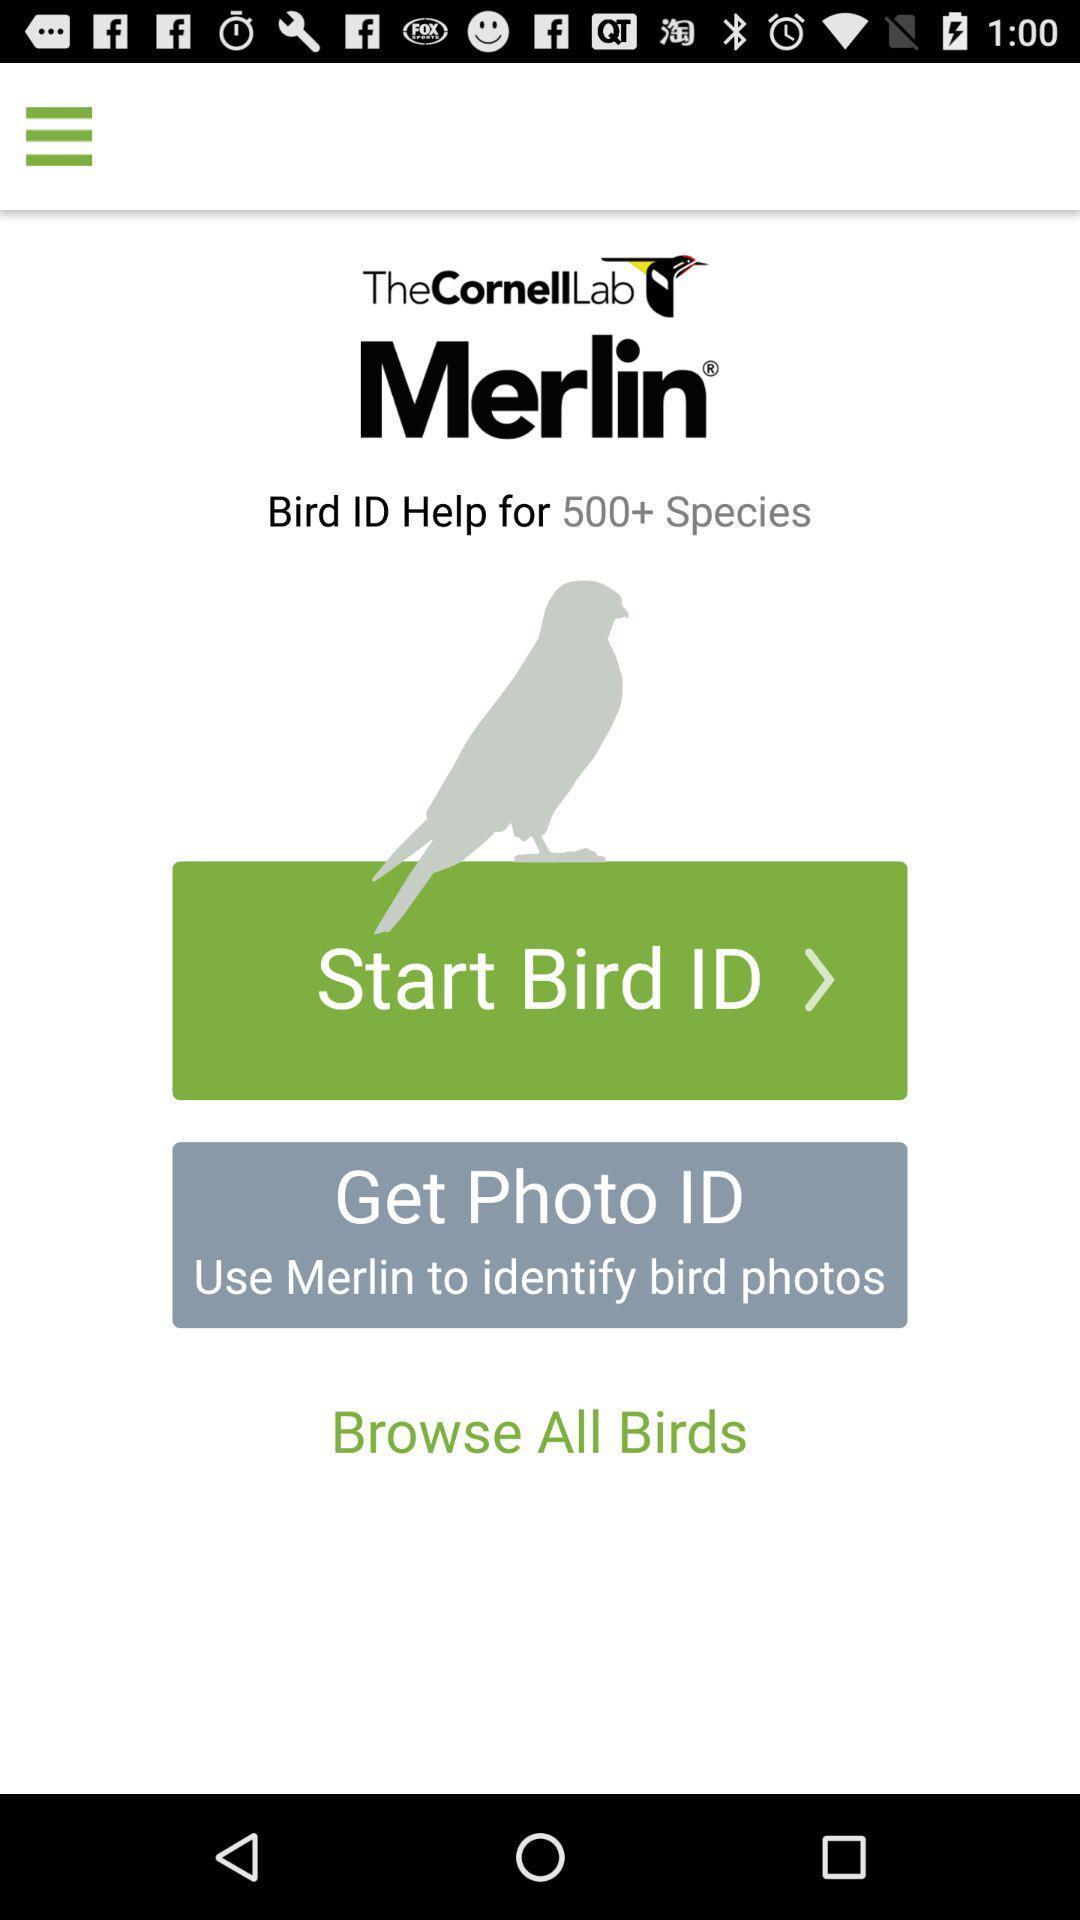  What do you see at coordinates (538, 1274) in the screenshot?
I see `icon above the browse all birds icon` at bounding box center [538, 1274].